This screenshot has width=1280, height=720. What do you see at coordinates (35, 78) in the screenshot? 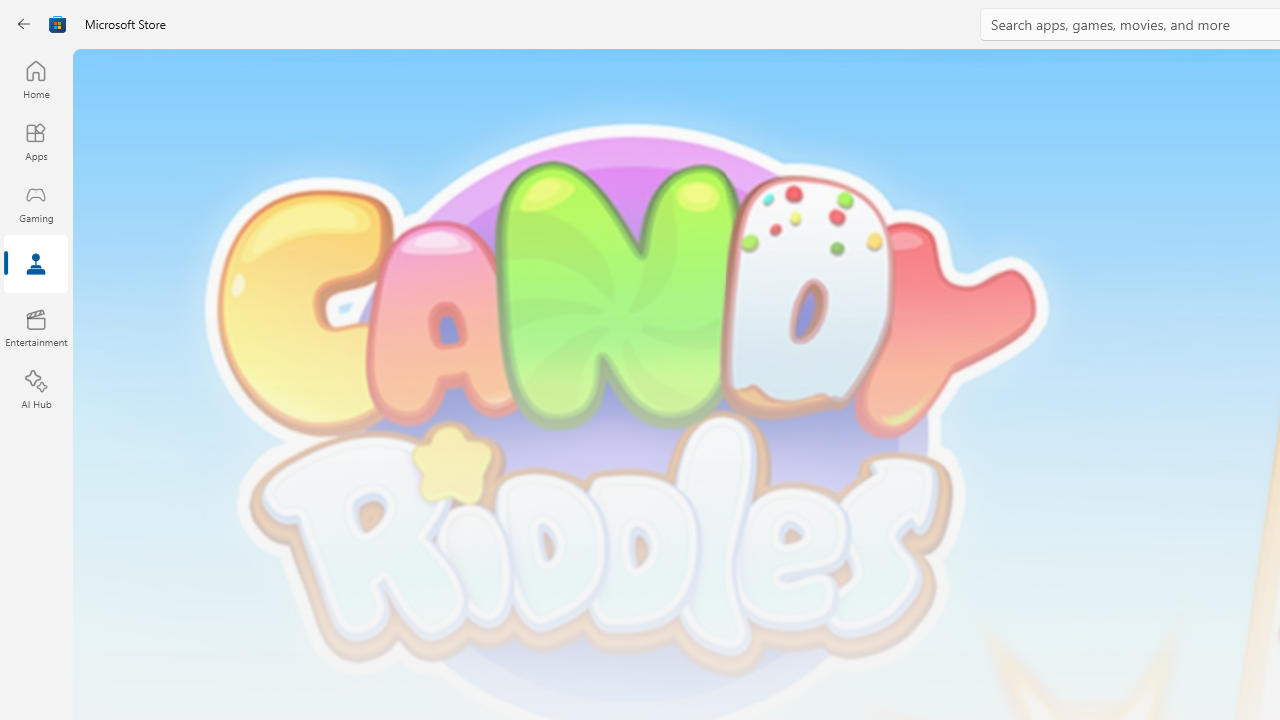
I see `'Home'` at bounding box center [35, 78].